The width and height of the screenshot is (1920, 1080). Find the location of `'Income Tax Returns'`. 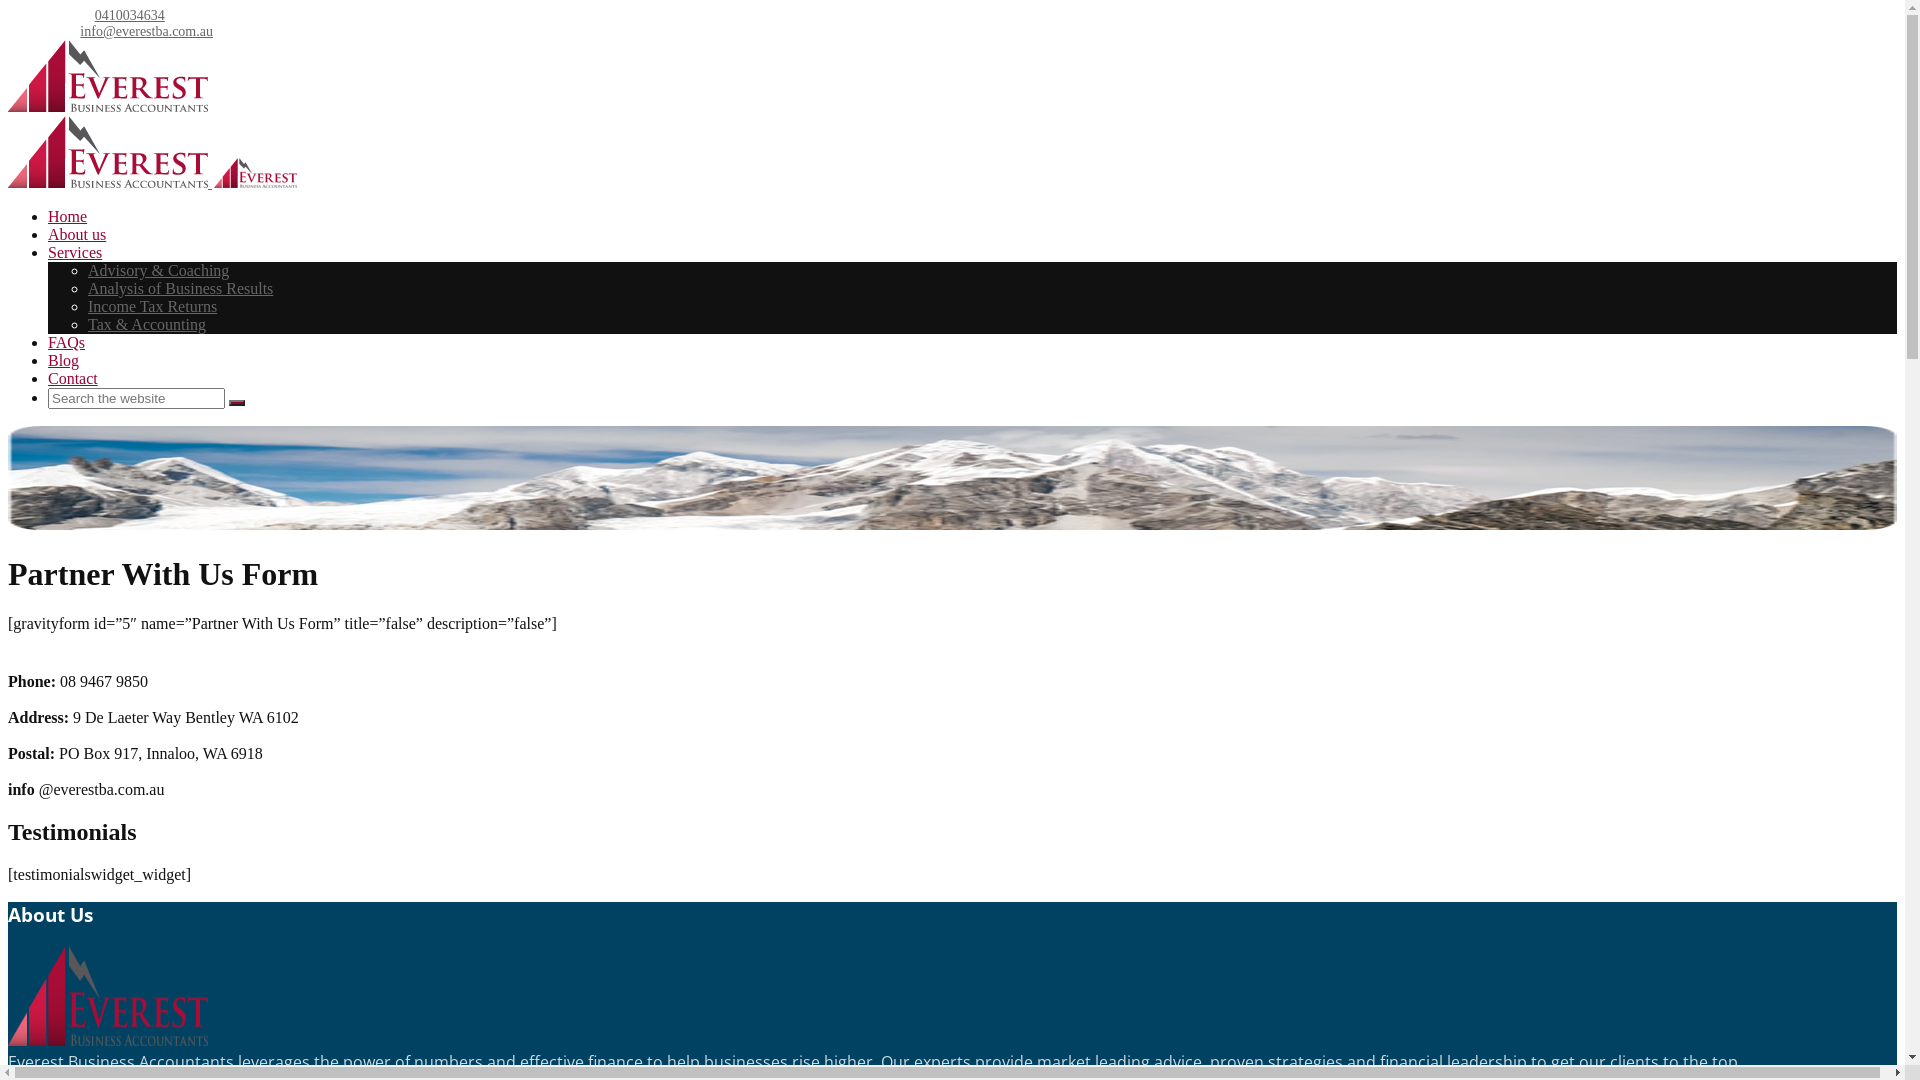

'Income Tax Returns' is located at coordinates (151, 306).